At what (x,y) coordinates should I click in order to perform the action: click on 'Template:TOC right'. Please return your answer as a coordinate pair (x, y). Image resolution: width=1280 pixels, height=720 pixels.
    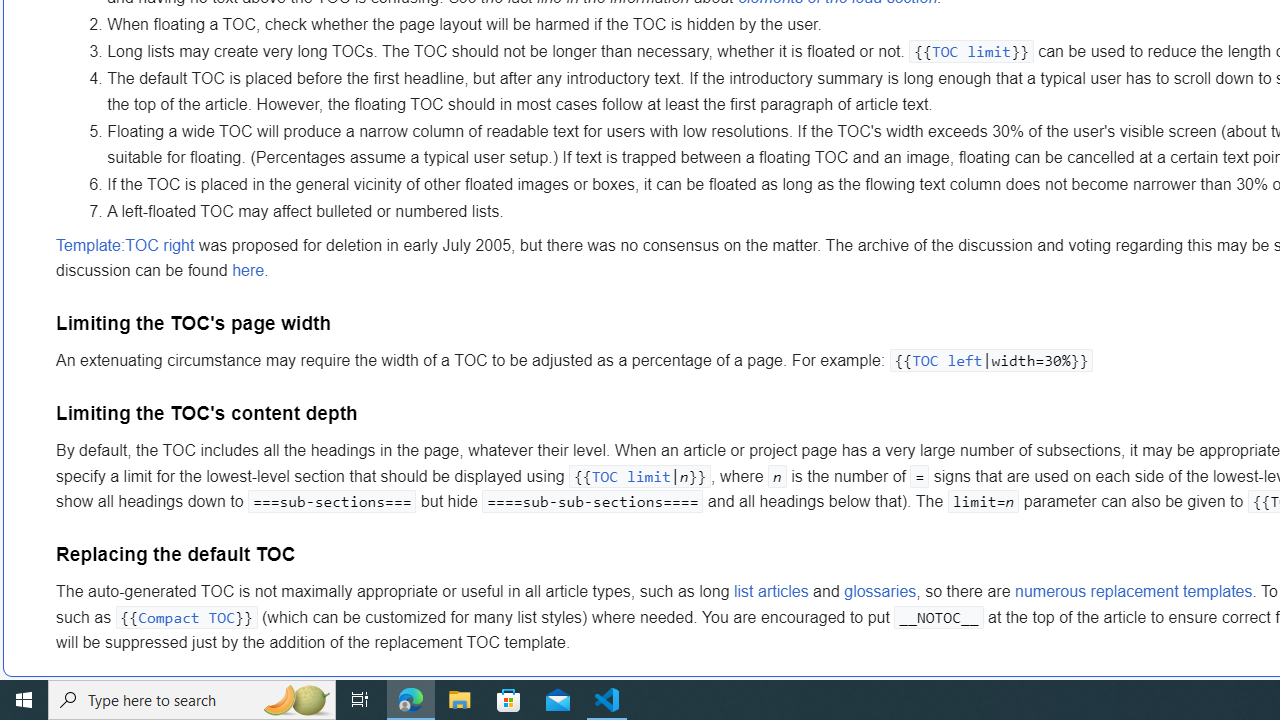
    Looking at the image, I should click on (124, 244).